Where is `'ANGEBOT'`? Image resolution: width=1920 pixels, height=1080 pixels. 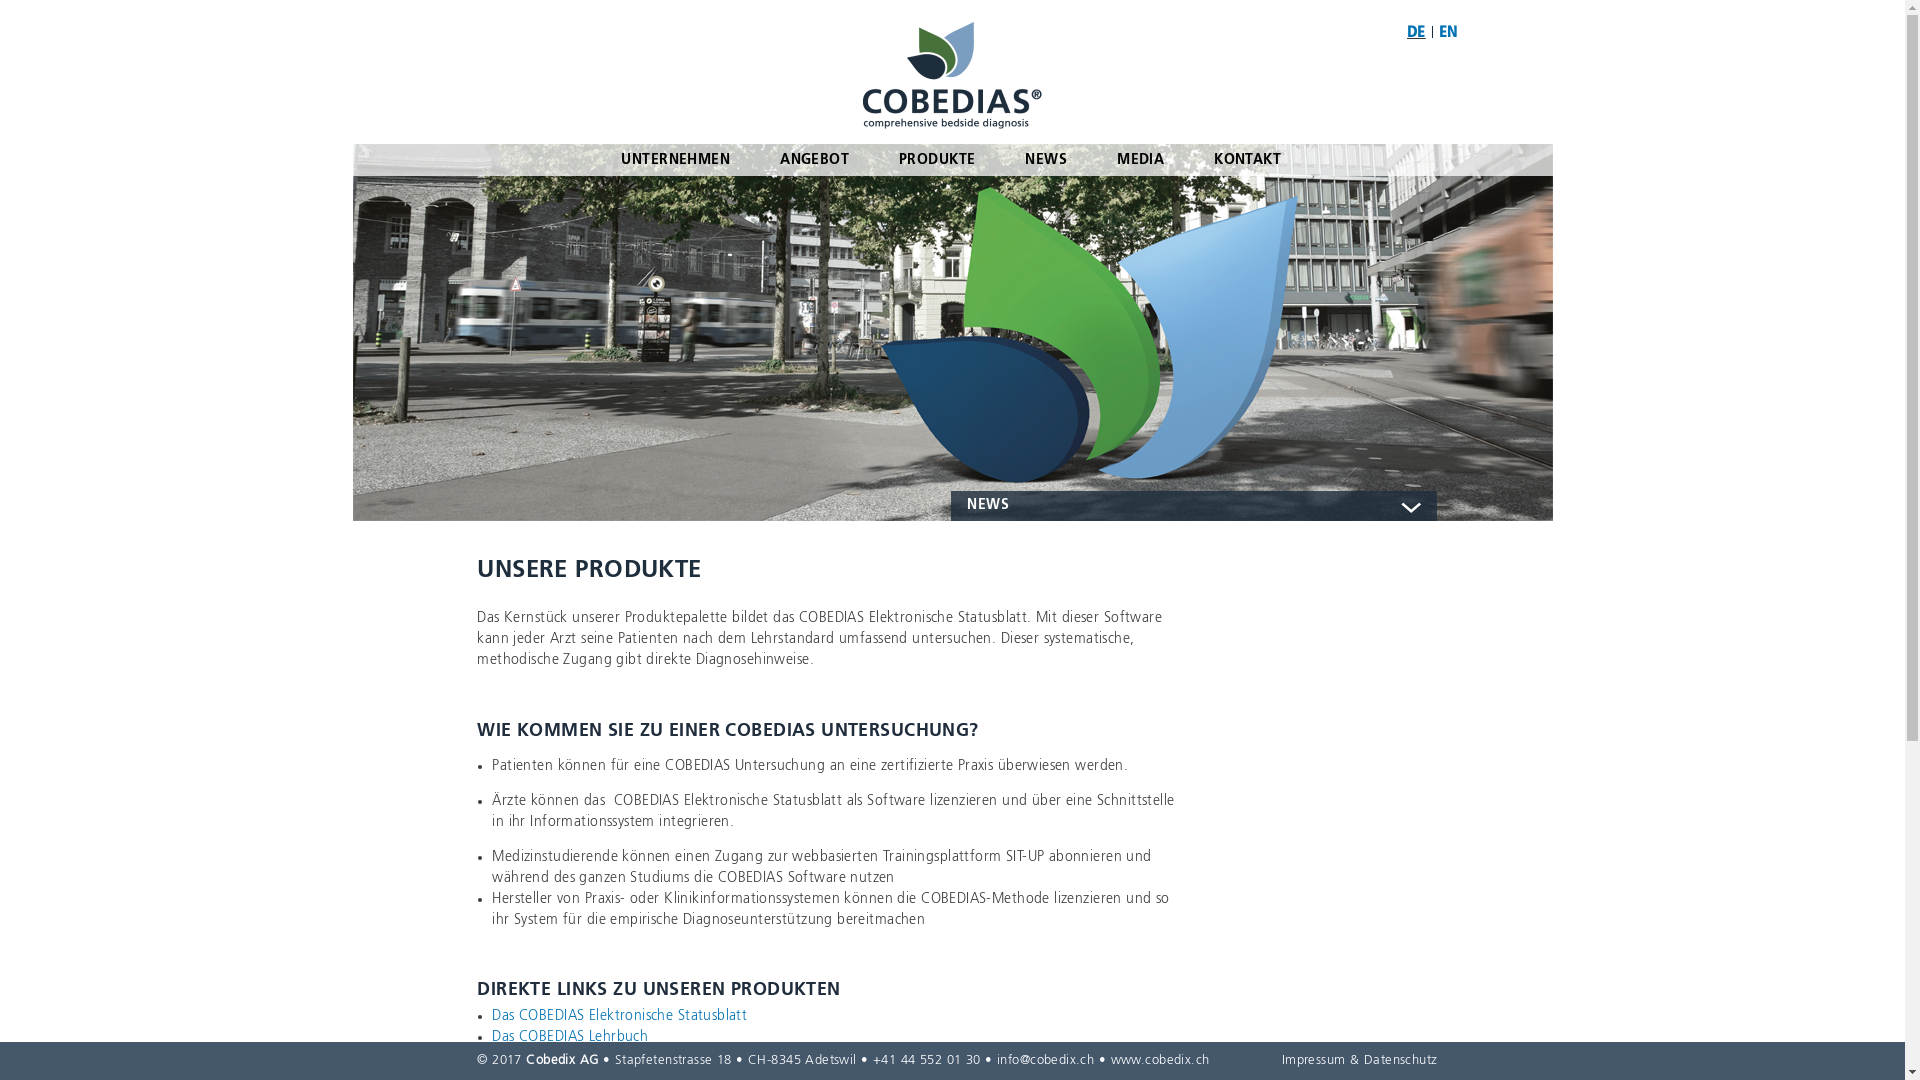 'ANGEBOT' is located at coordinates (753, 158).